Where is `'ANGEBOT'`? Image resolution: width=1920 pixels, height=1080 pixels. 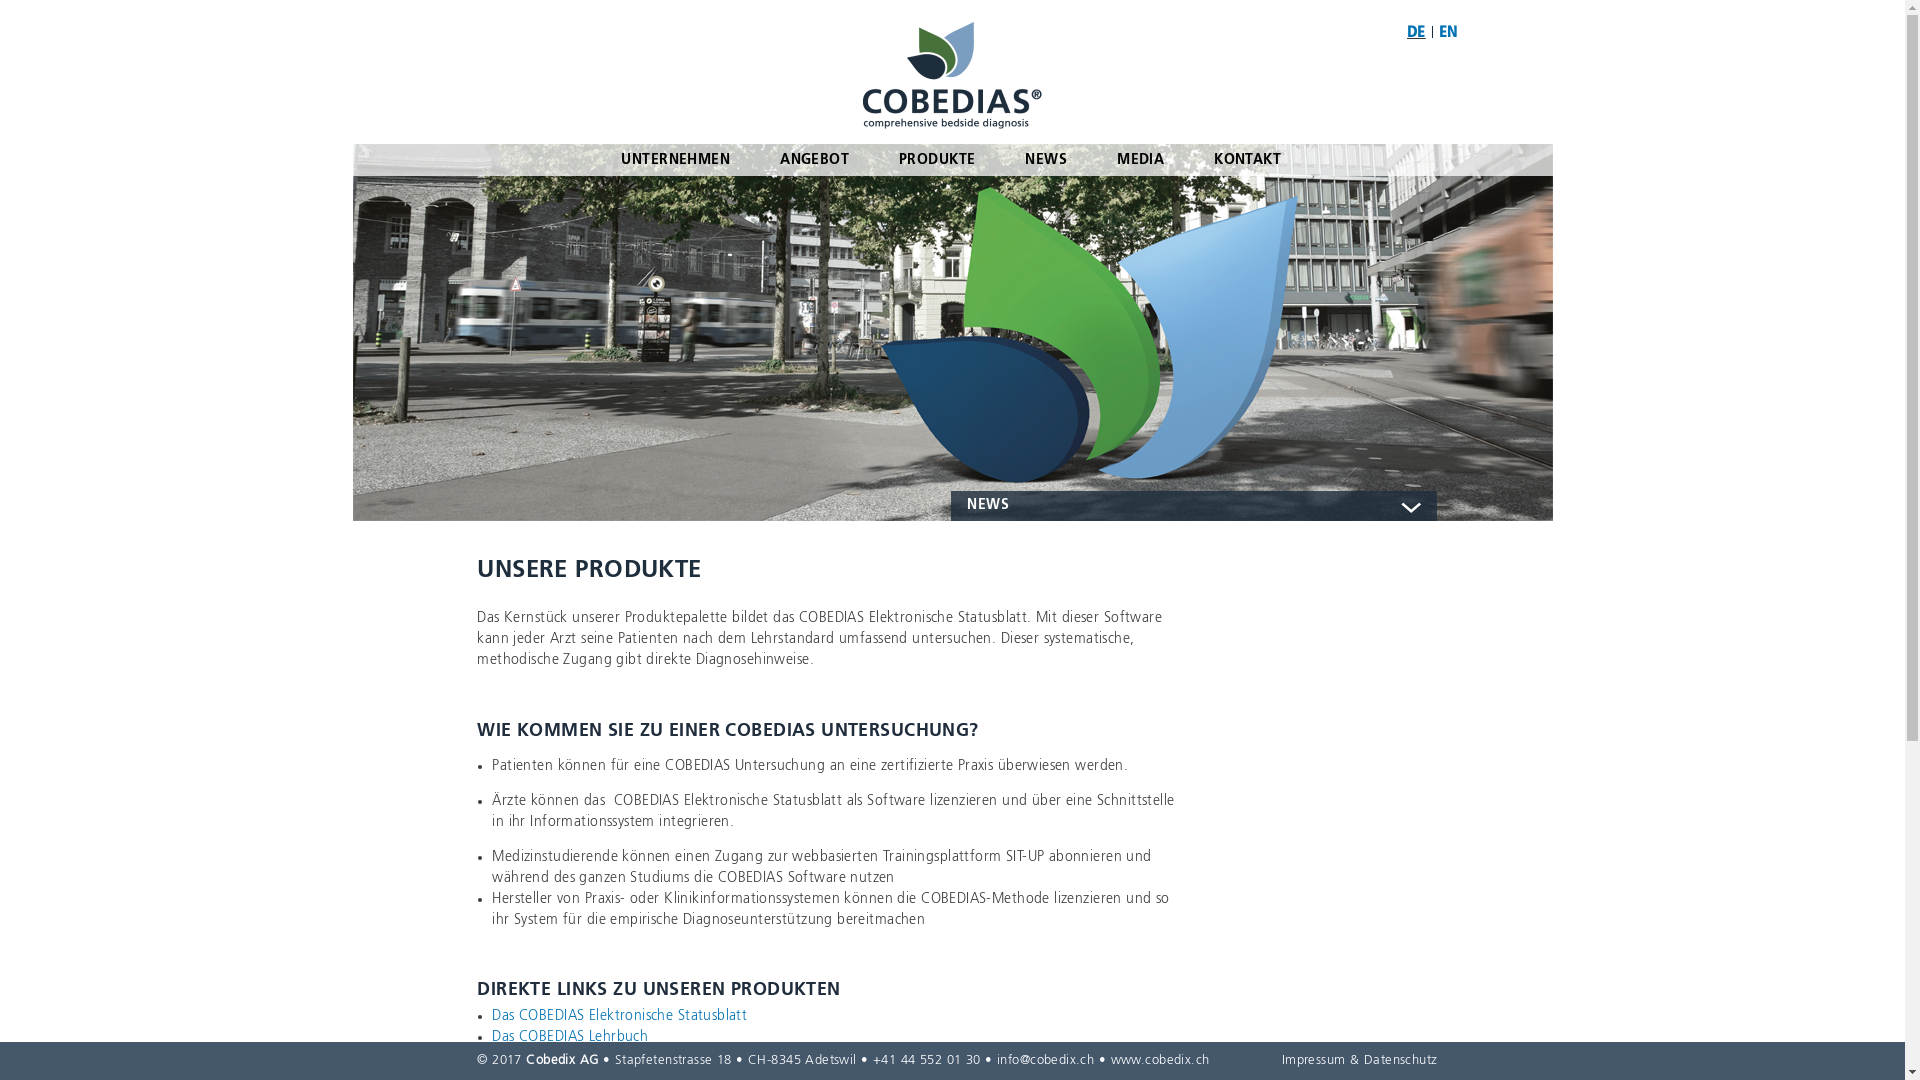 'ANGEBOT' is located at coordinates (753, 158).